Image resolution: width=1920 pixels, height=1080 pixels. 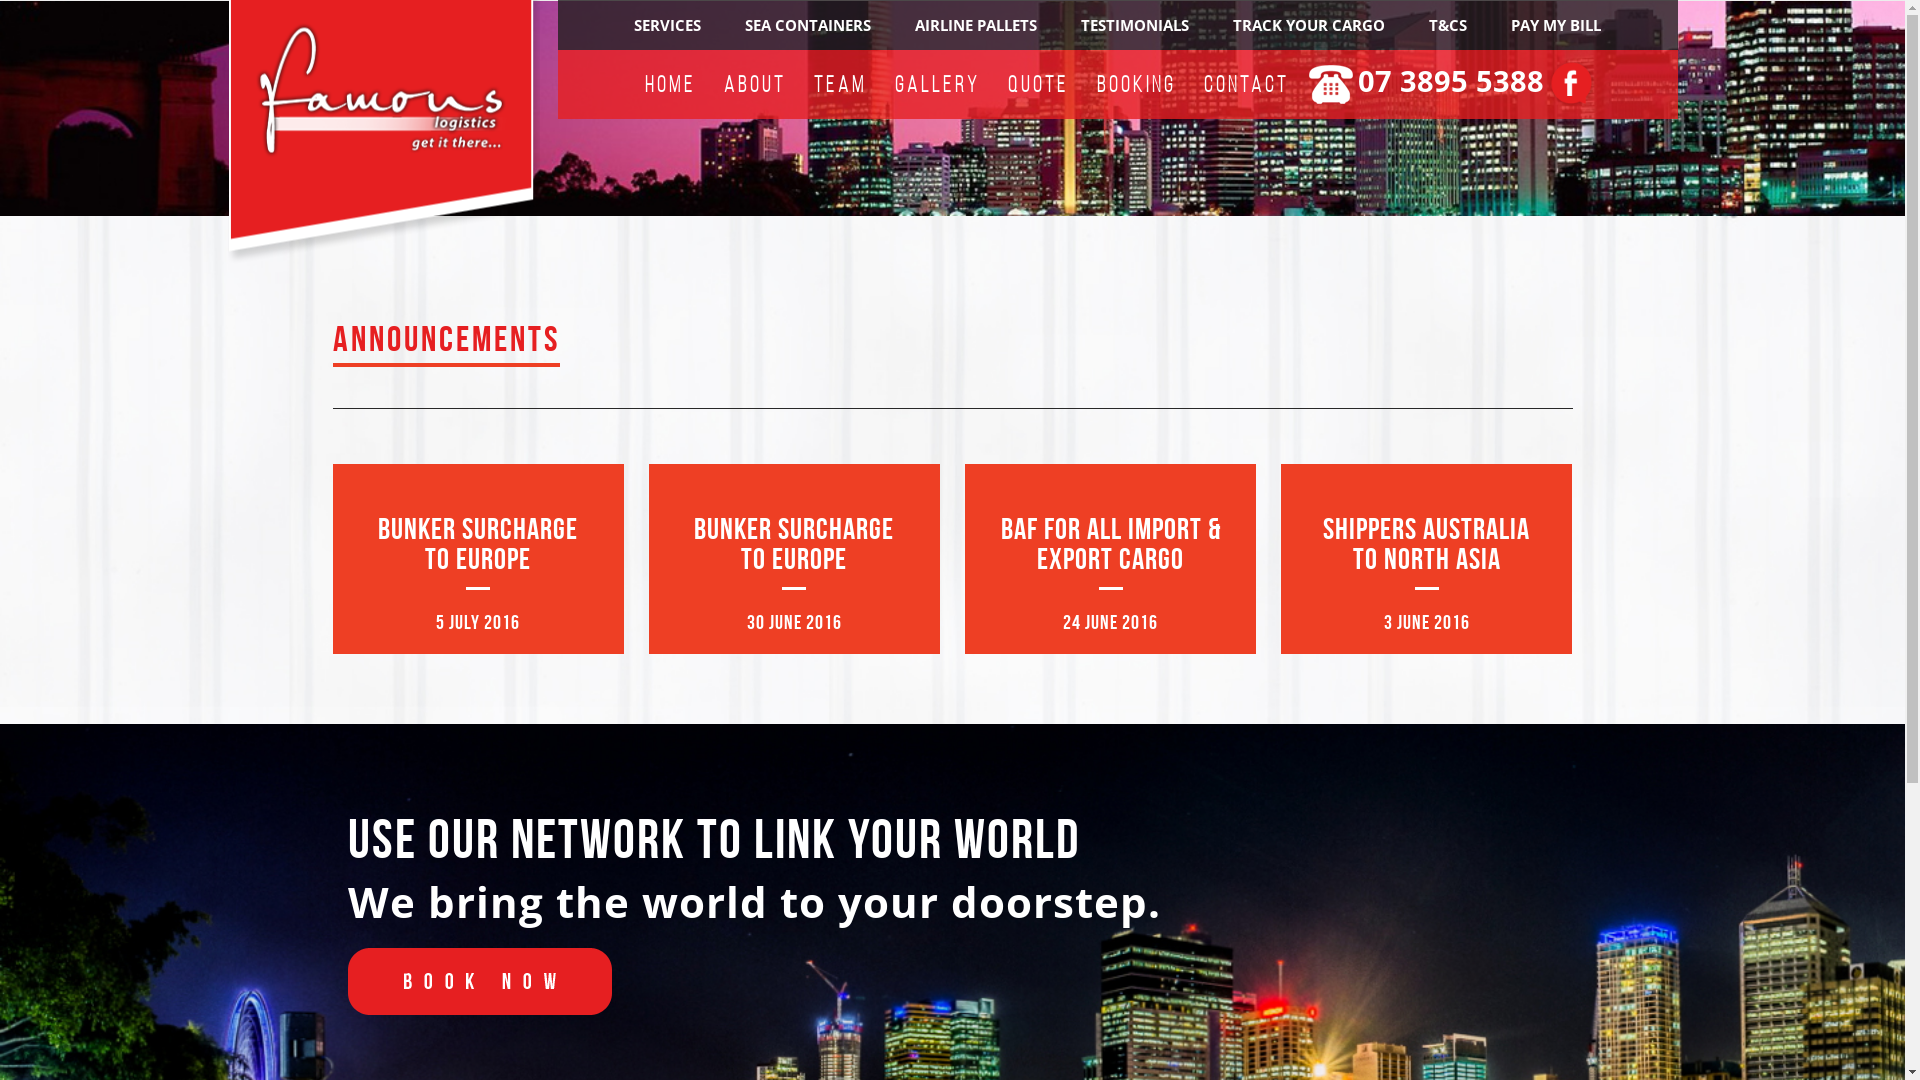 What do you see at coordinates (634, 83) in the screenshot?
I see `'HOME'` at bounding box center [634, 83].